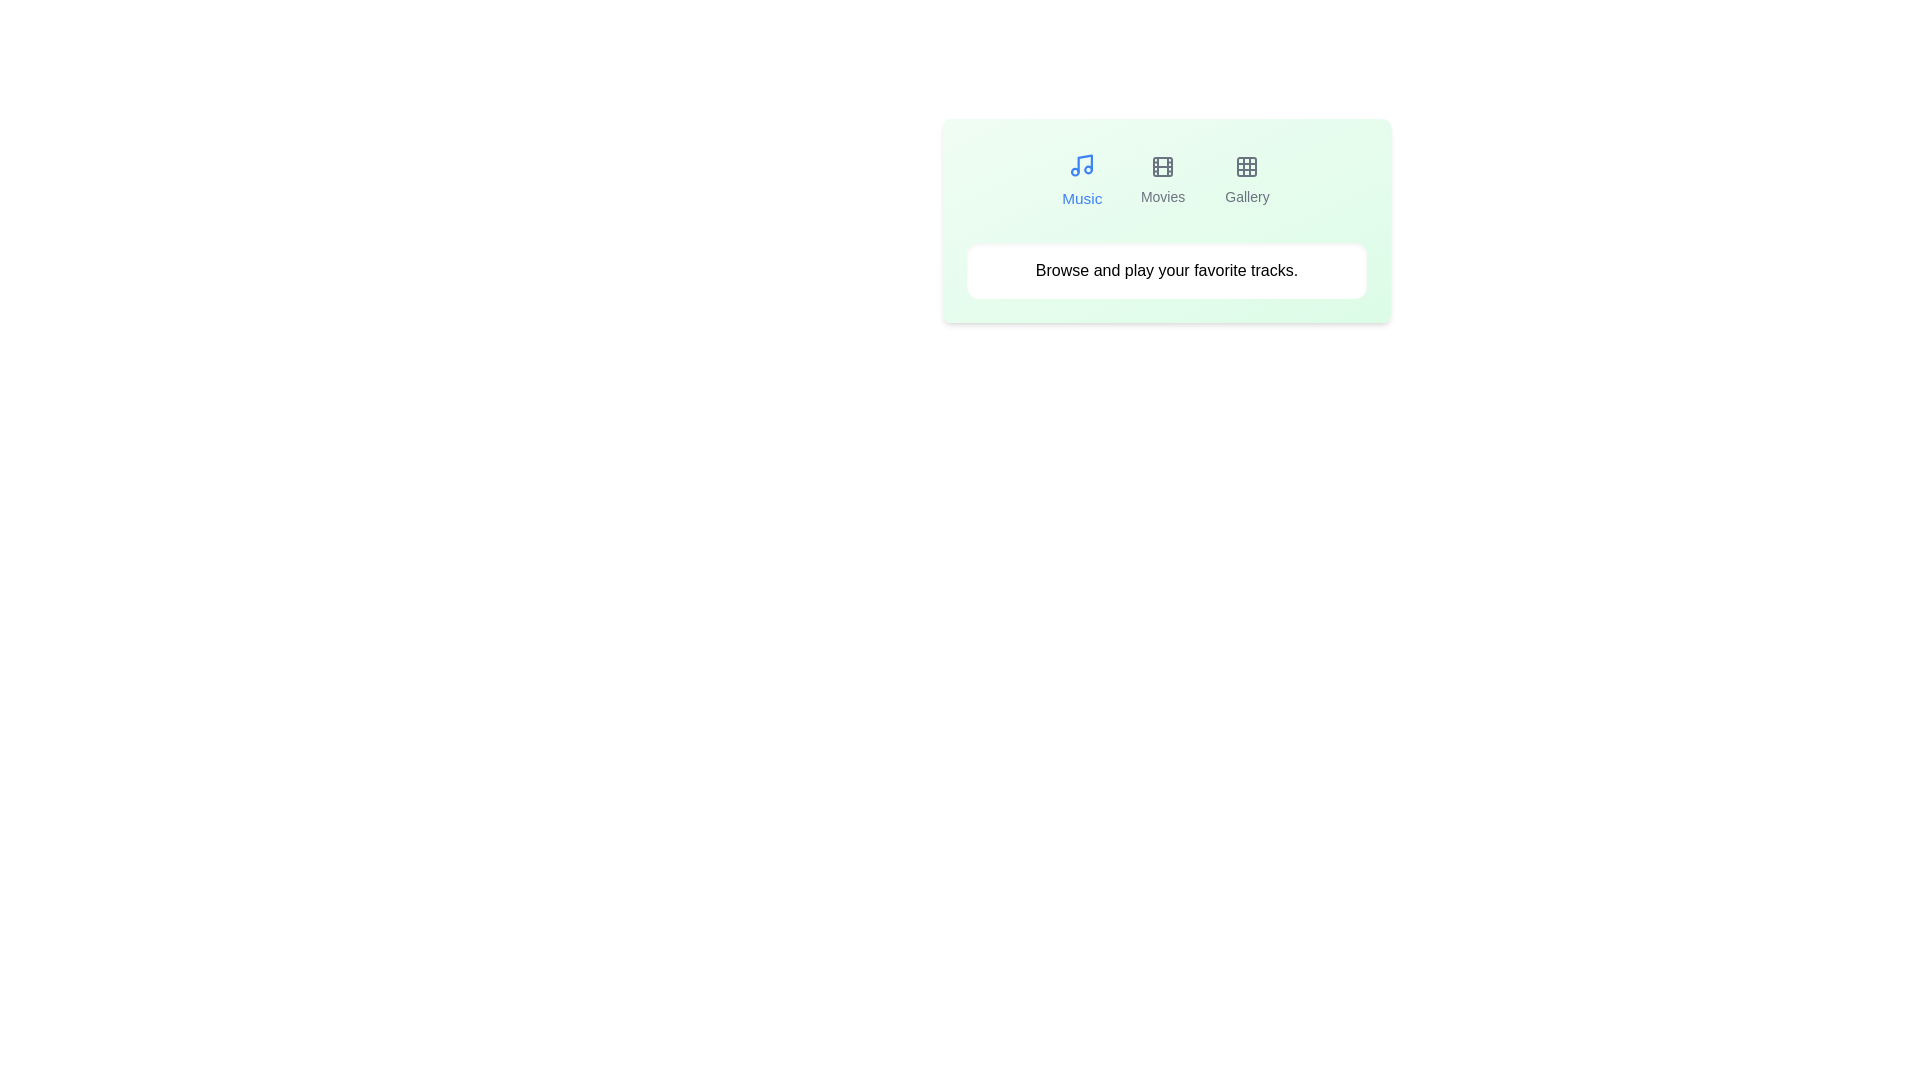 The height and width of the screenshot is (1080, 1920). I want to click on the tab button labeled Movies, so click(1162, 181).